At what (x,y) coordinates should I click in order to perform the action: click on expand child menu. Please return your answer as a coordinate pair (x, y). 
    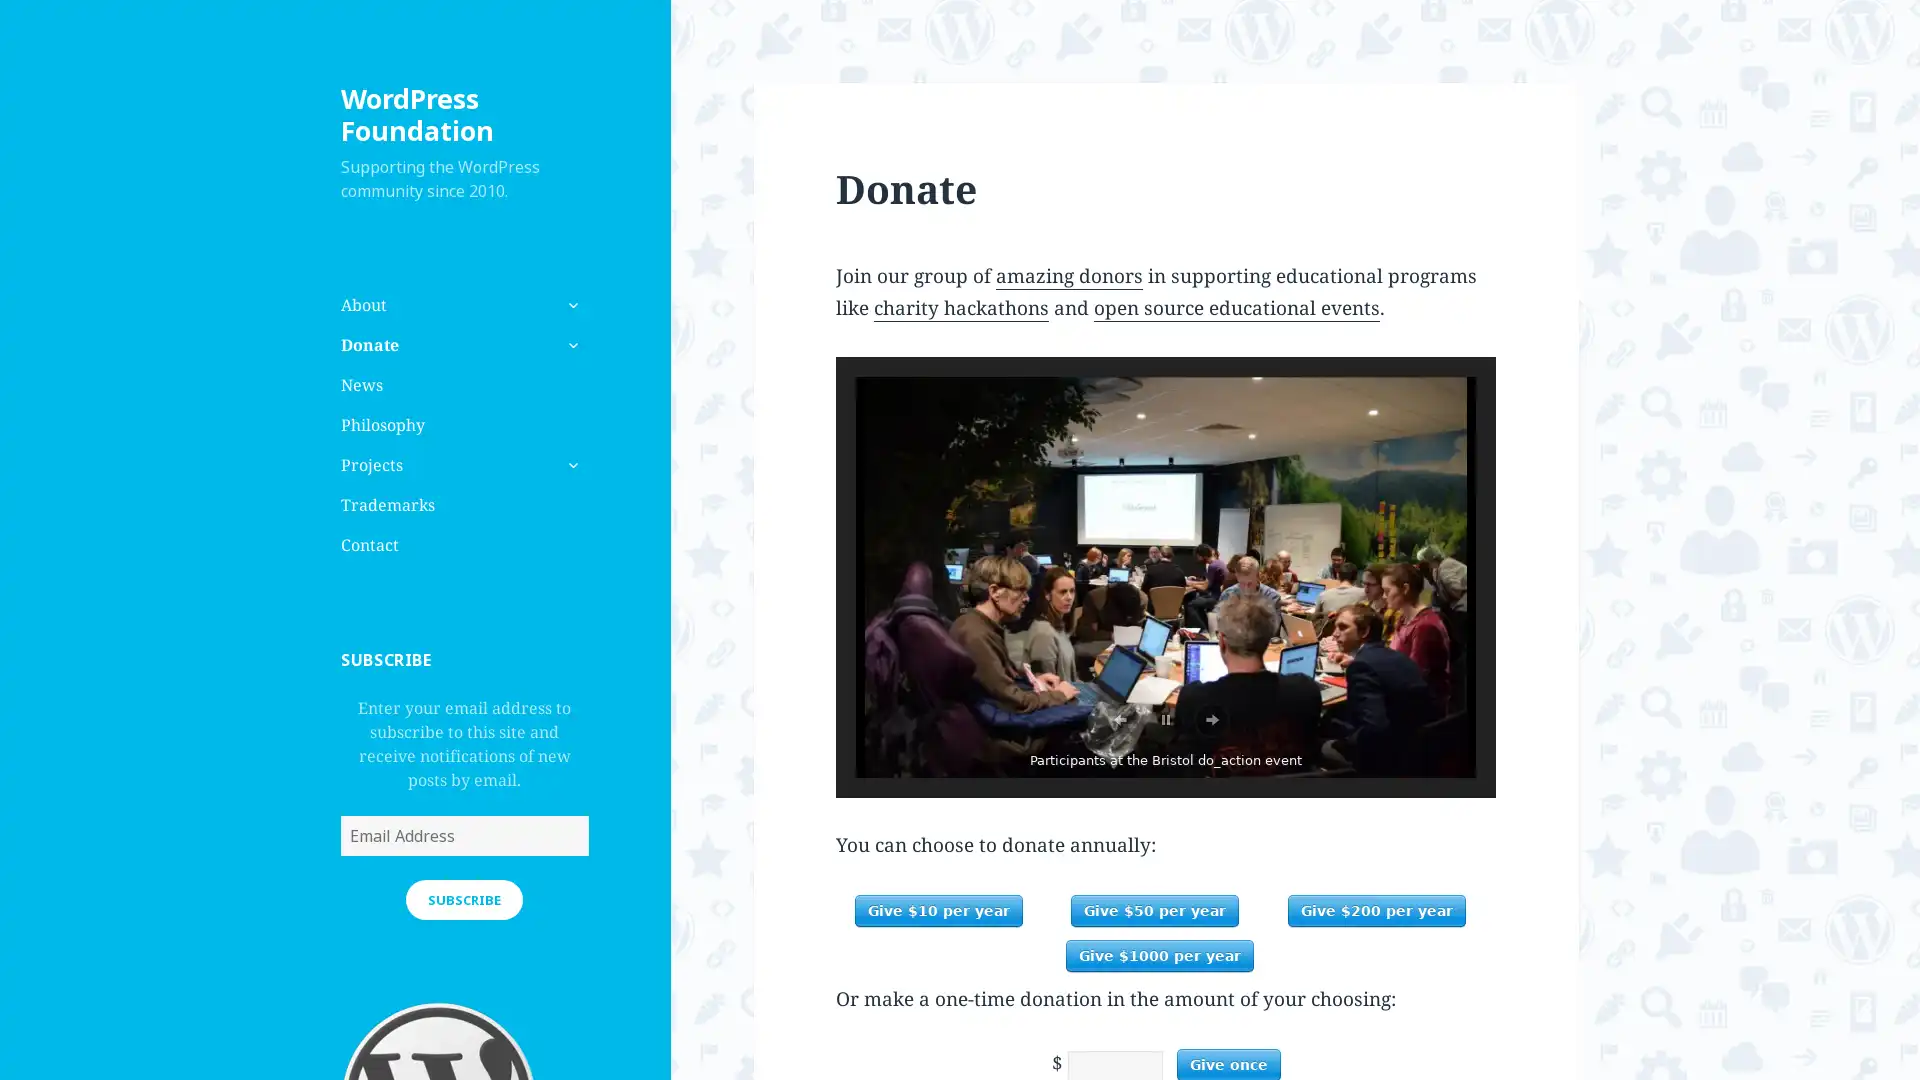
    Looking at the image, I should click on (570, 343).